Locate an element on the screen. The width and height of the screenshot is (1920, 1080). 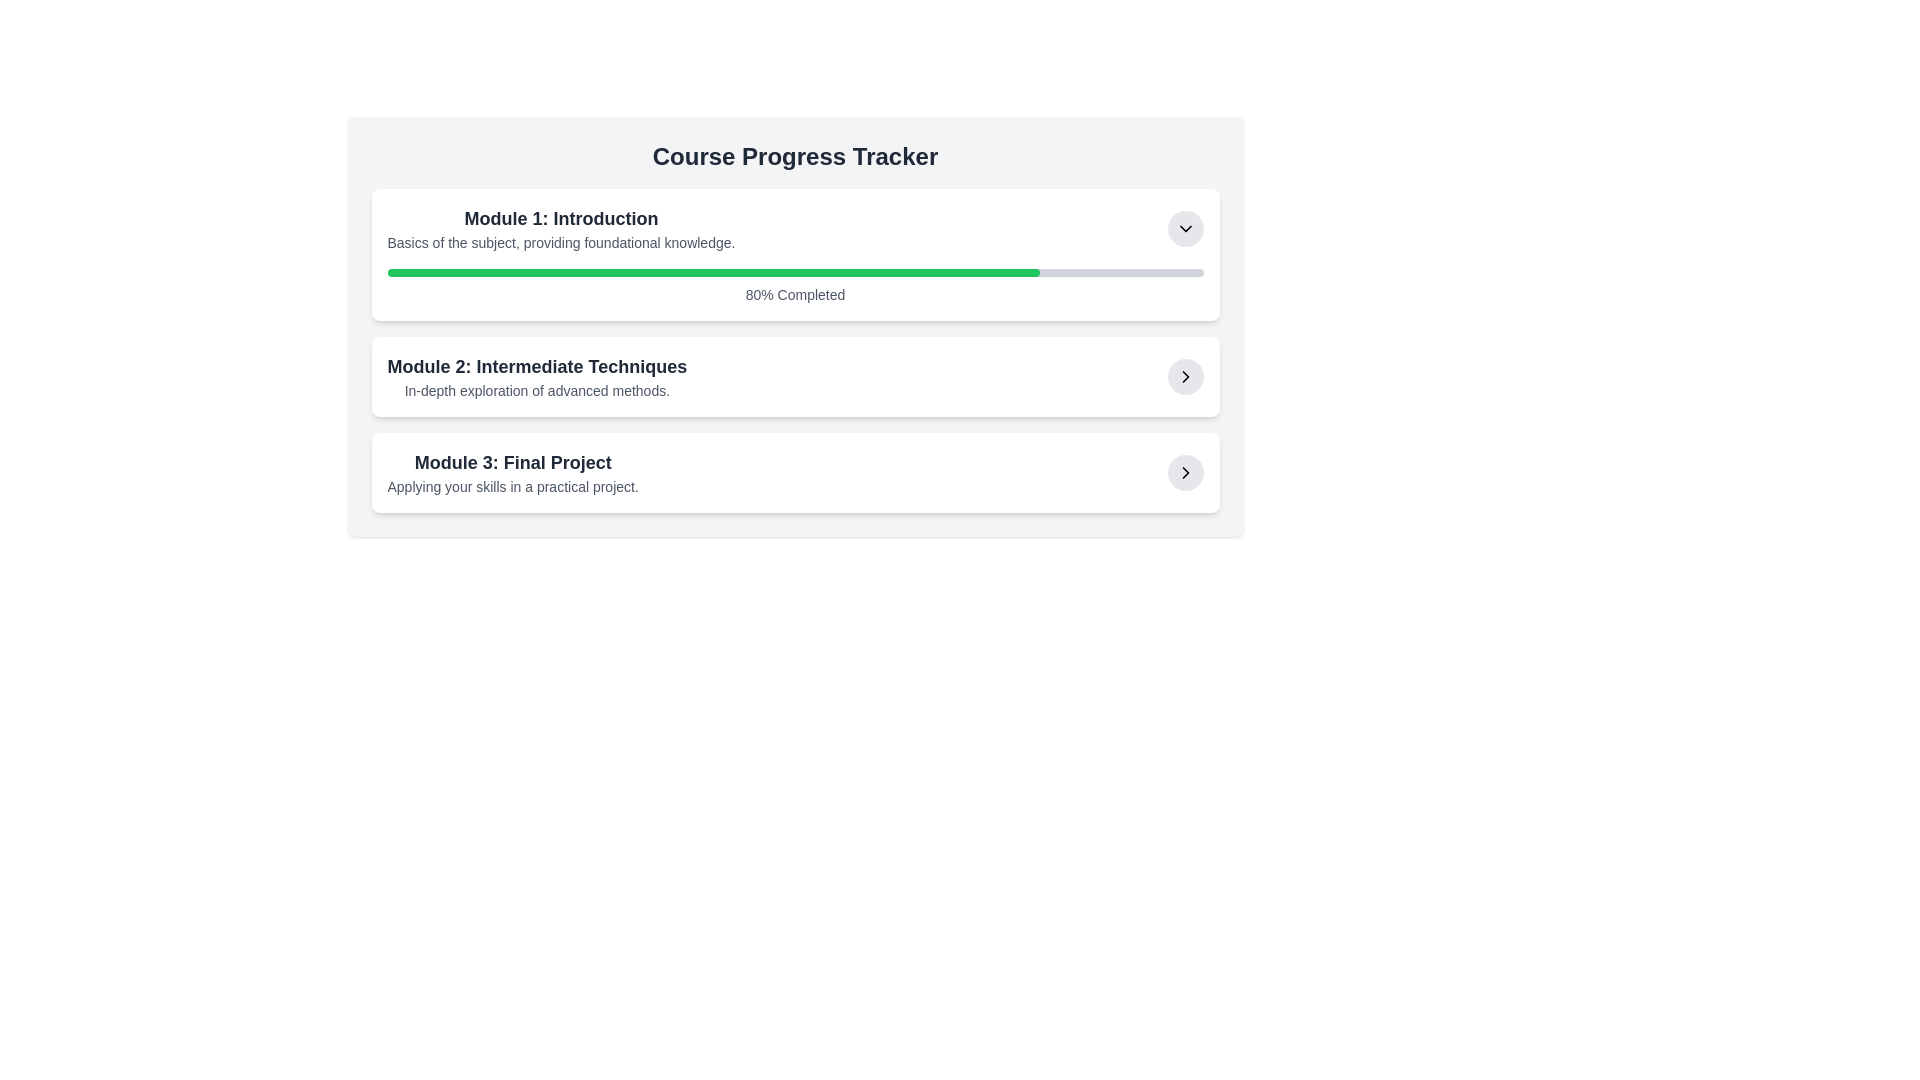
the progress bar for 'Module 1: Introduction' to interact with nearby elements is located at coordinates (794, 273).